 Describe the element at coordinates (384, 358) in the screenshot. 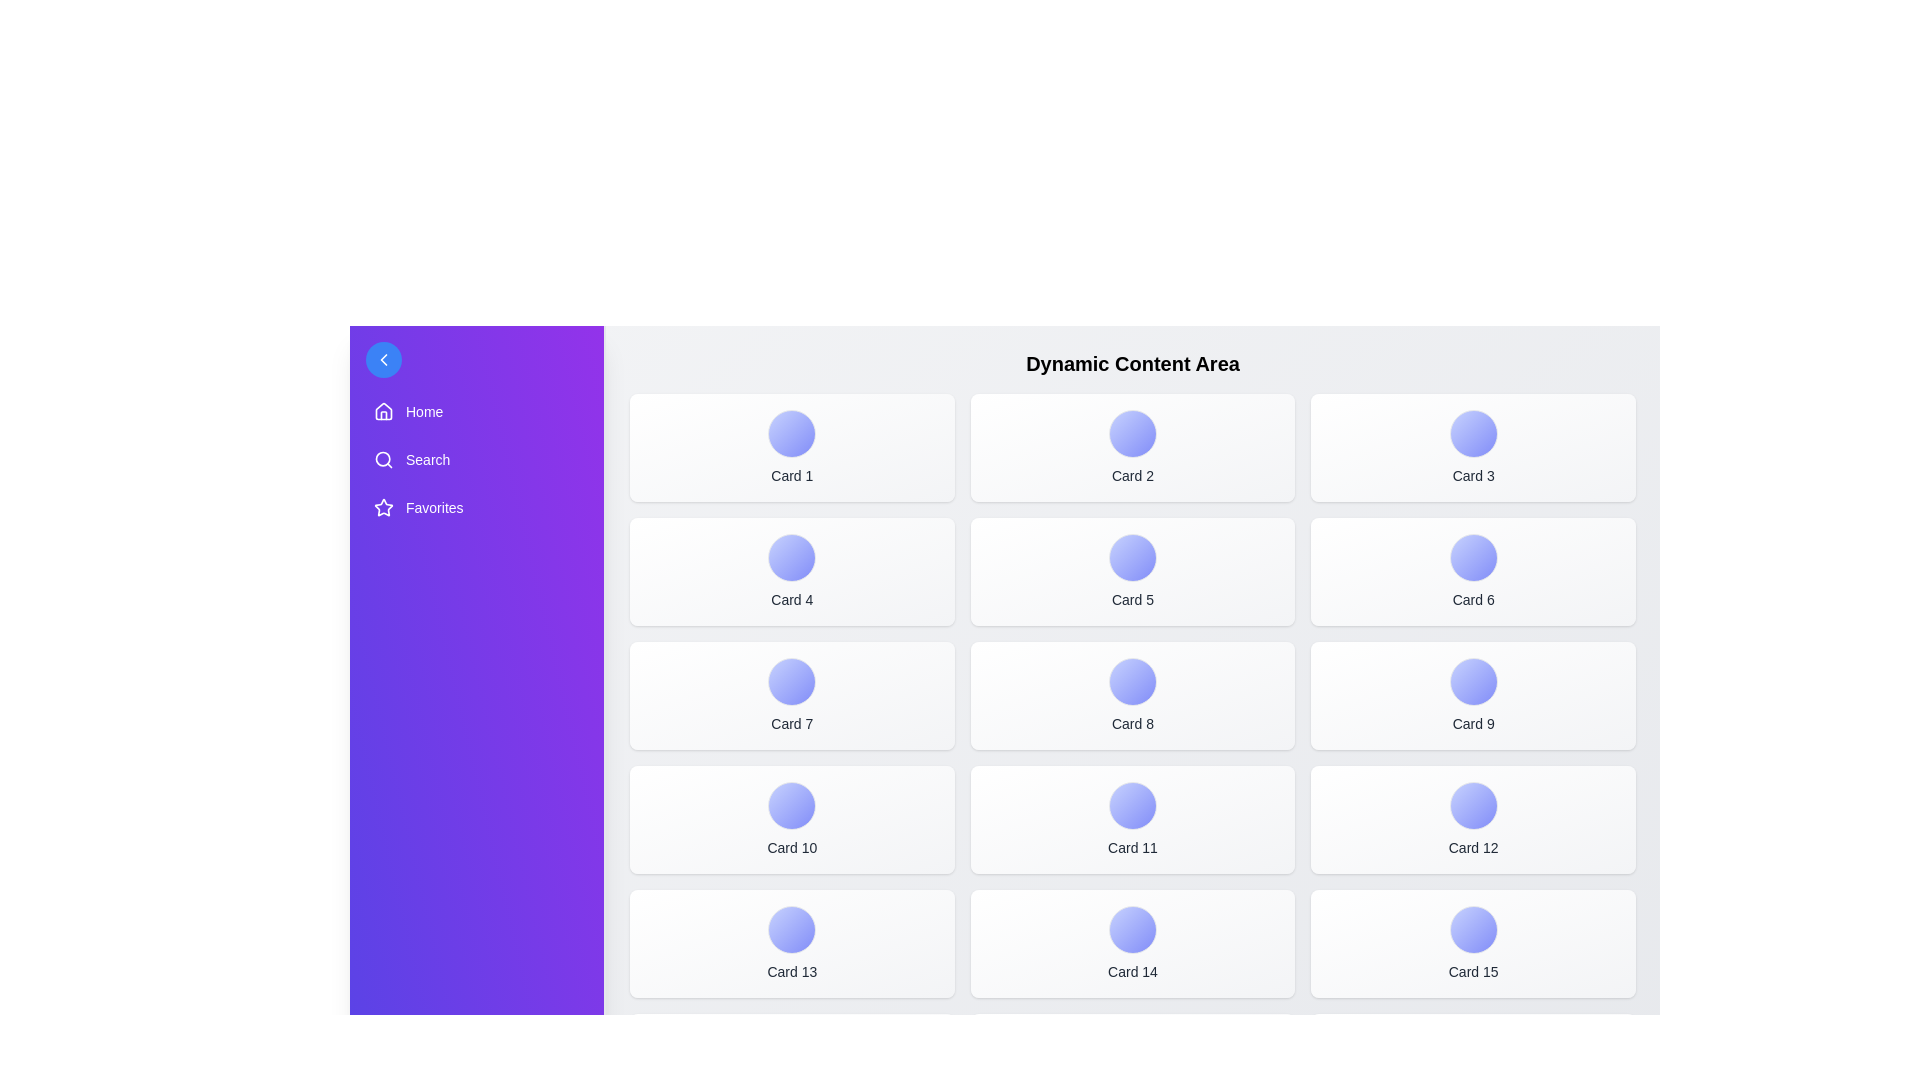

I see `toggle button in the sidebar to change its state` at that location.